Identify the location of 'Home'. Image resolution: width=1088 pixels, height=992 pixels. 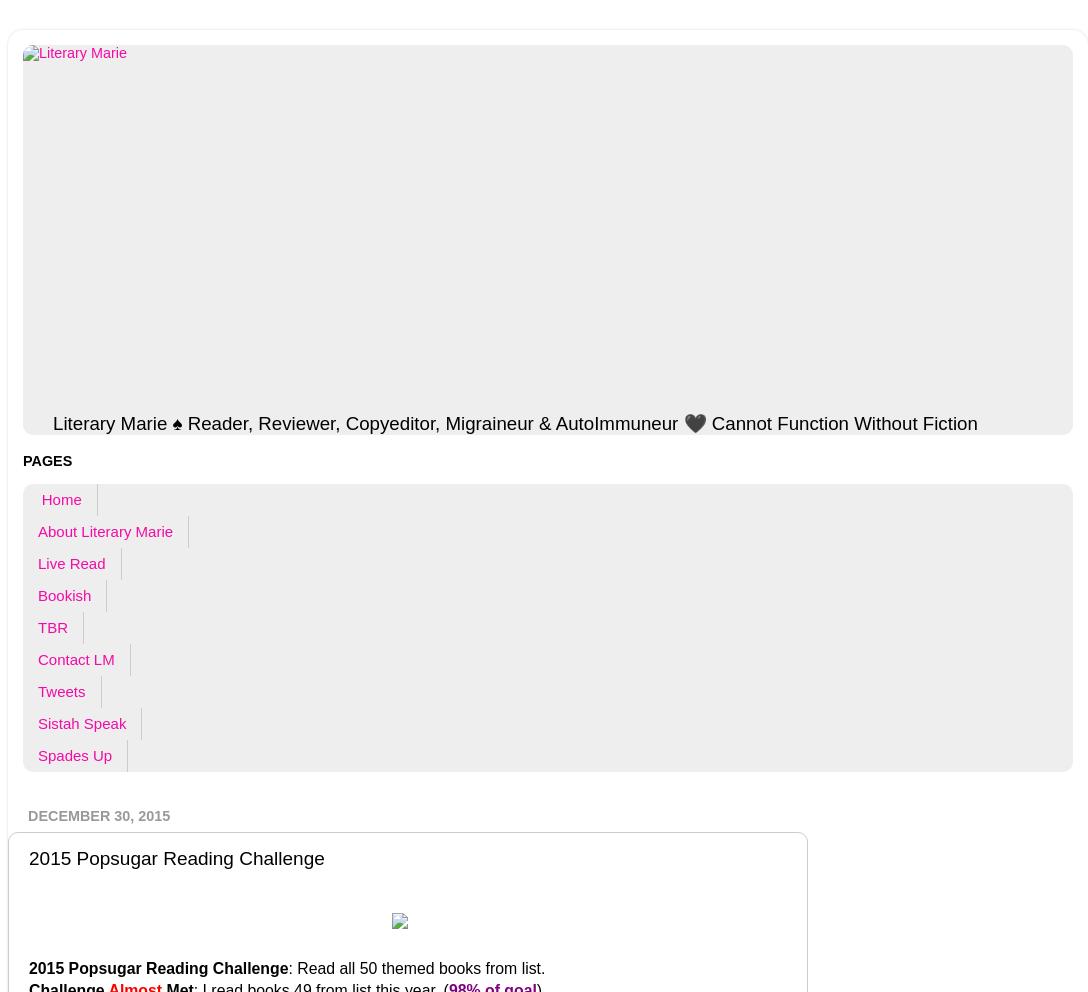
(41, 498).